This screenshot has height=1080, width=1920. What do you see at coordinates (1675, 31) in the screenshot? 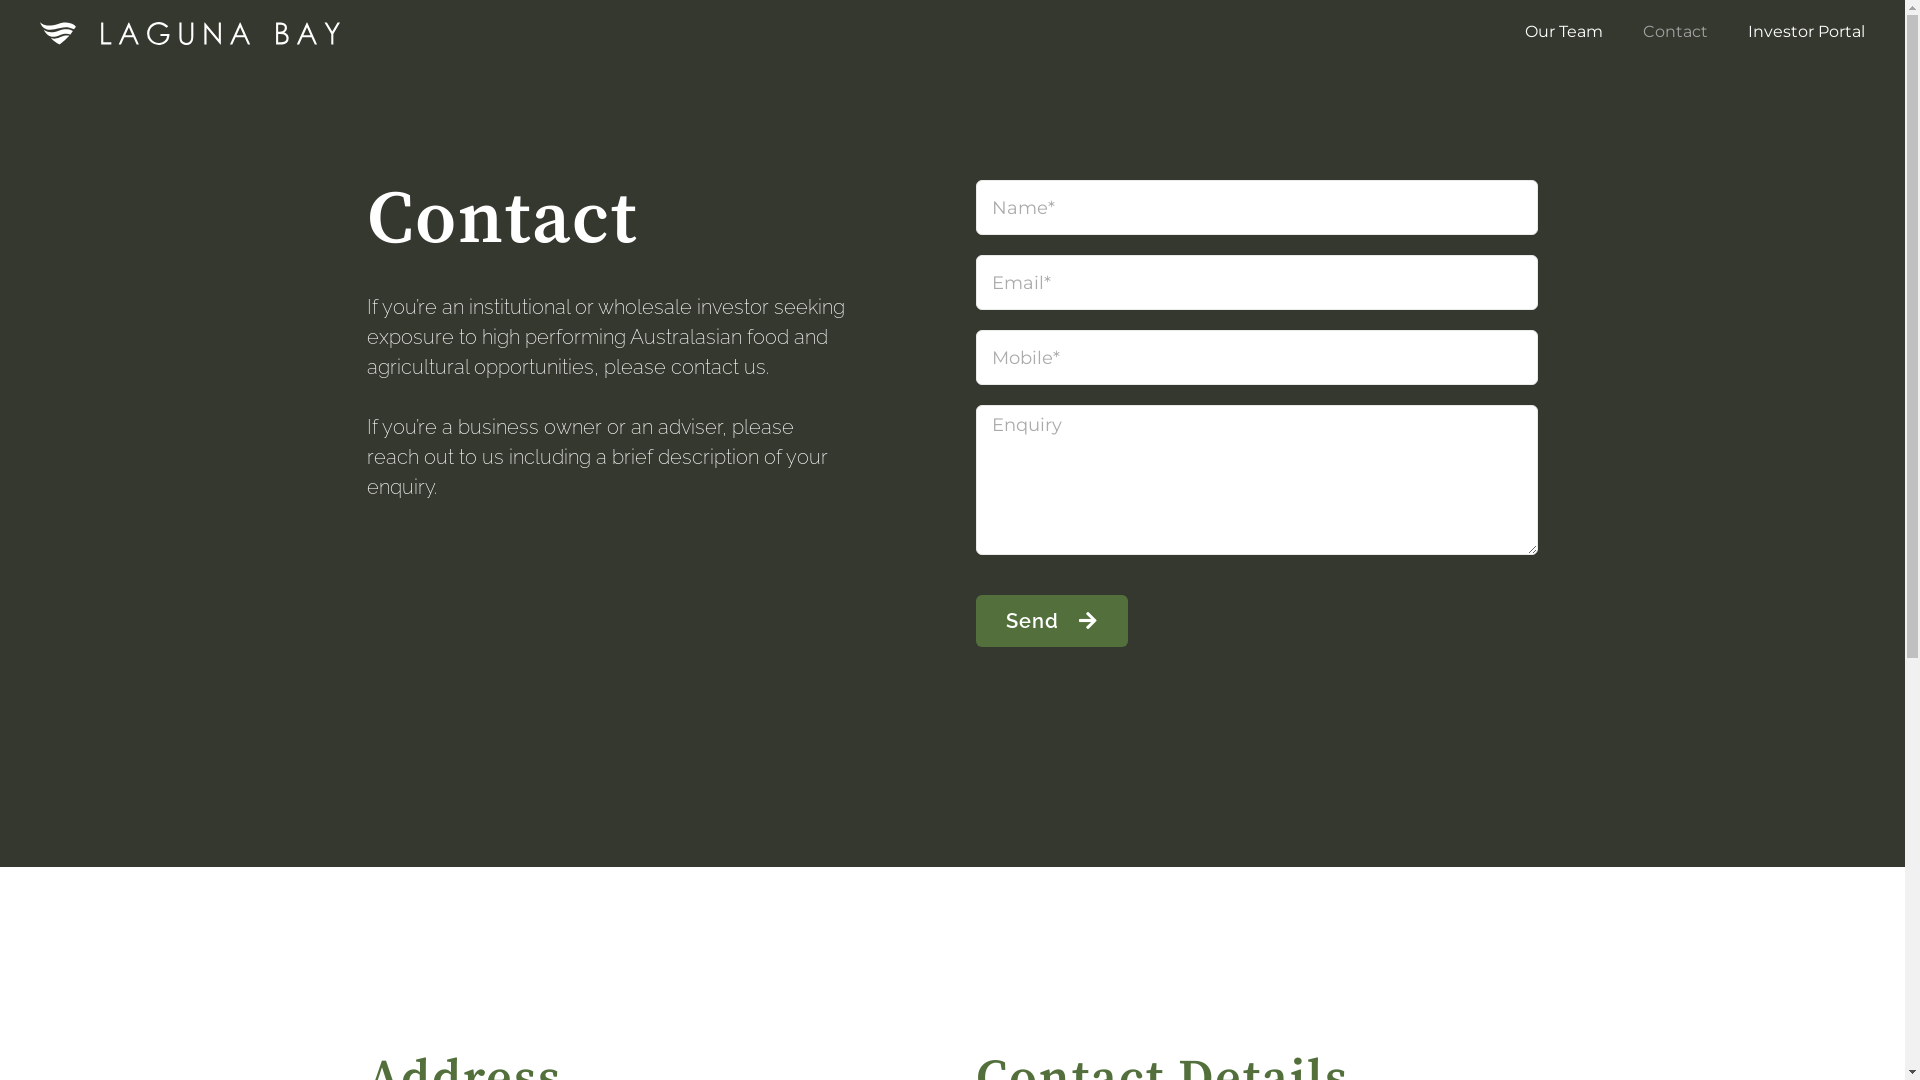
I see `'Contact'` at bounding box center [1675, 31].